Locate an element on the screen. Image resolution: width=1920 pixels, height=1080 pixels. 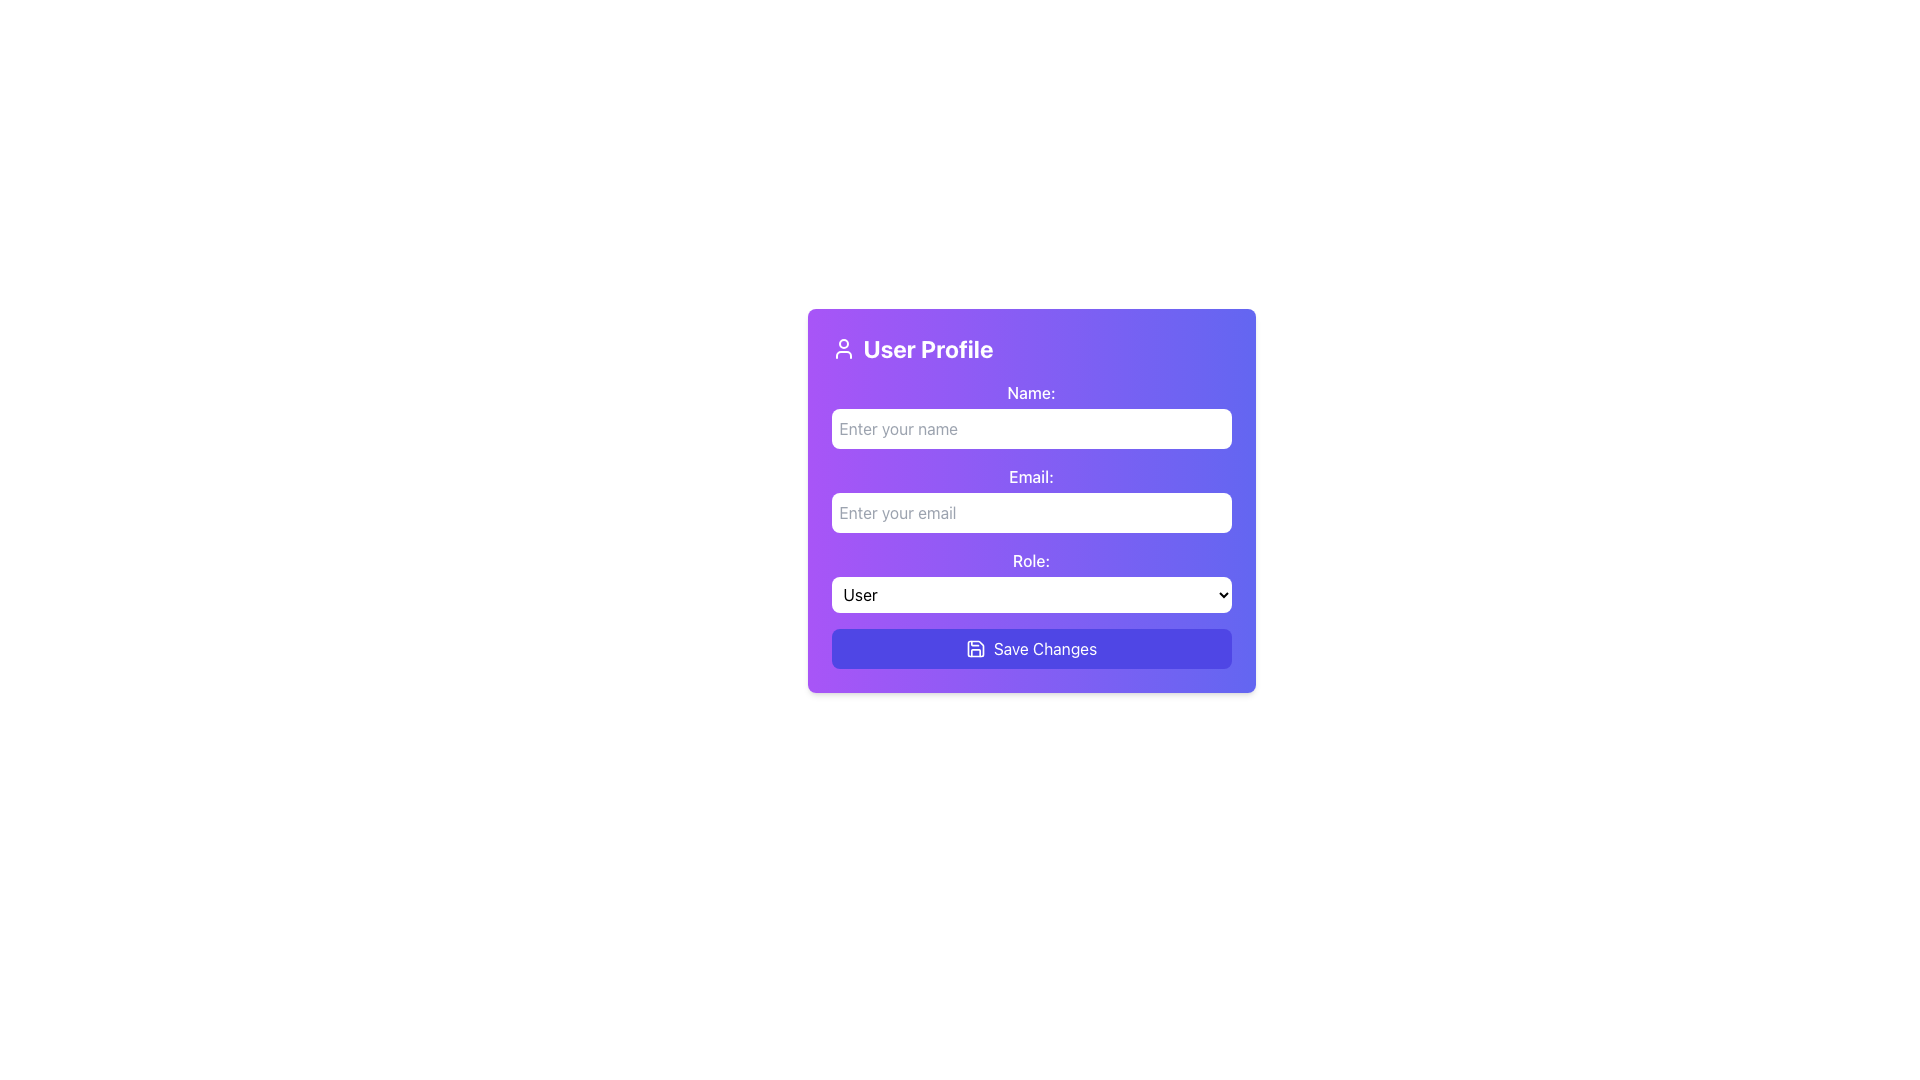
the Text Label that serves as a context for the dropdown input field labeled 'User' in the 'User Profile' section is located at coordinates (1031, 560).